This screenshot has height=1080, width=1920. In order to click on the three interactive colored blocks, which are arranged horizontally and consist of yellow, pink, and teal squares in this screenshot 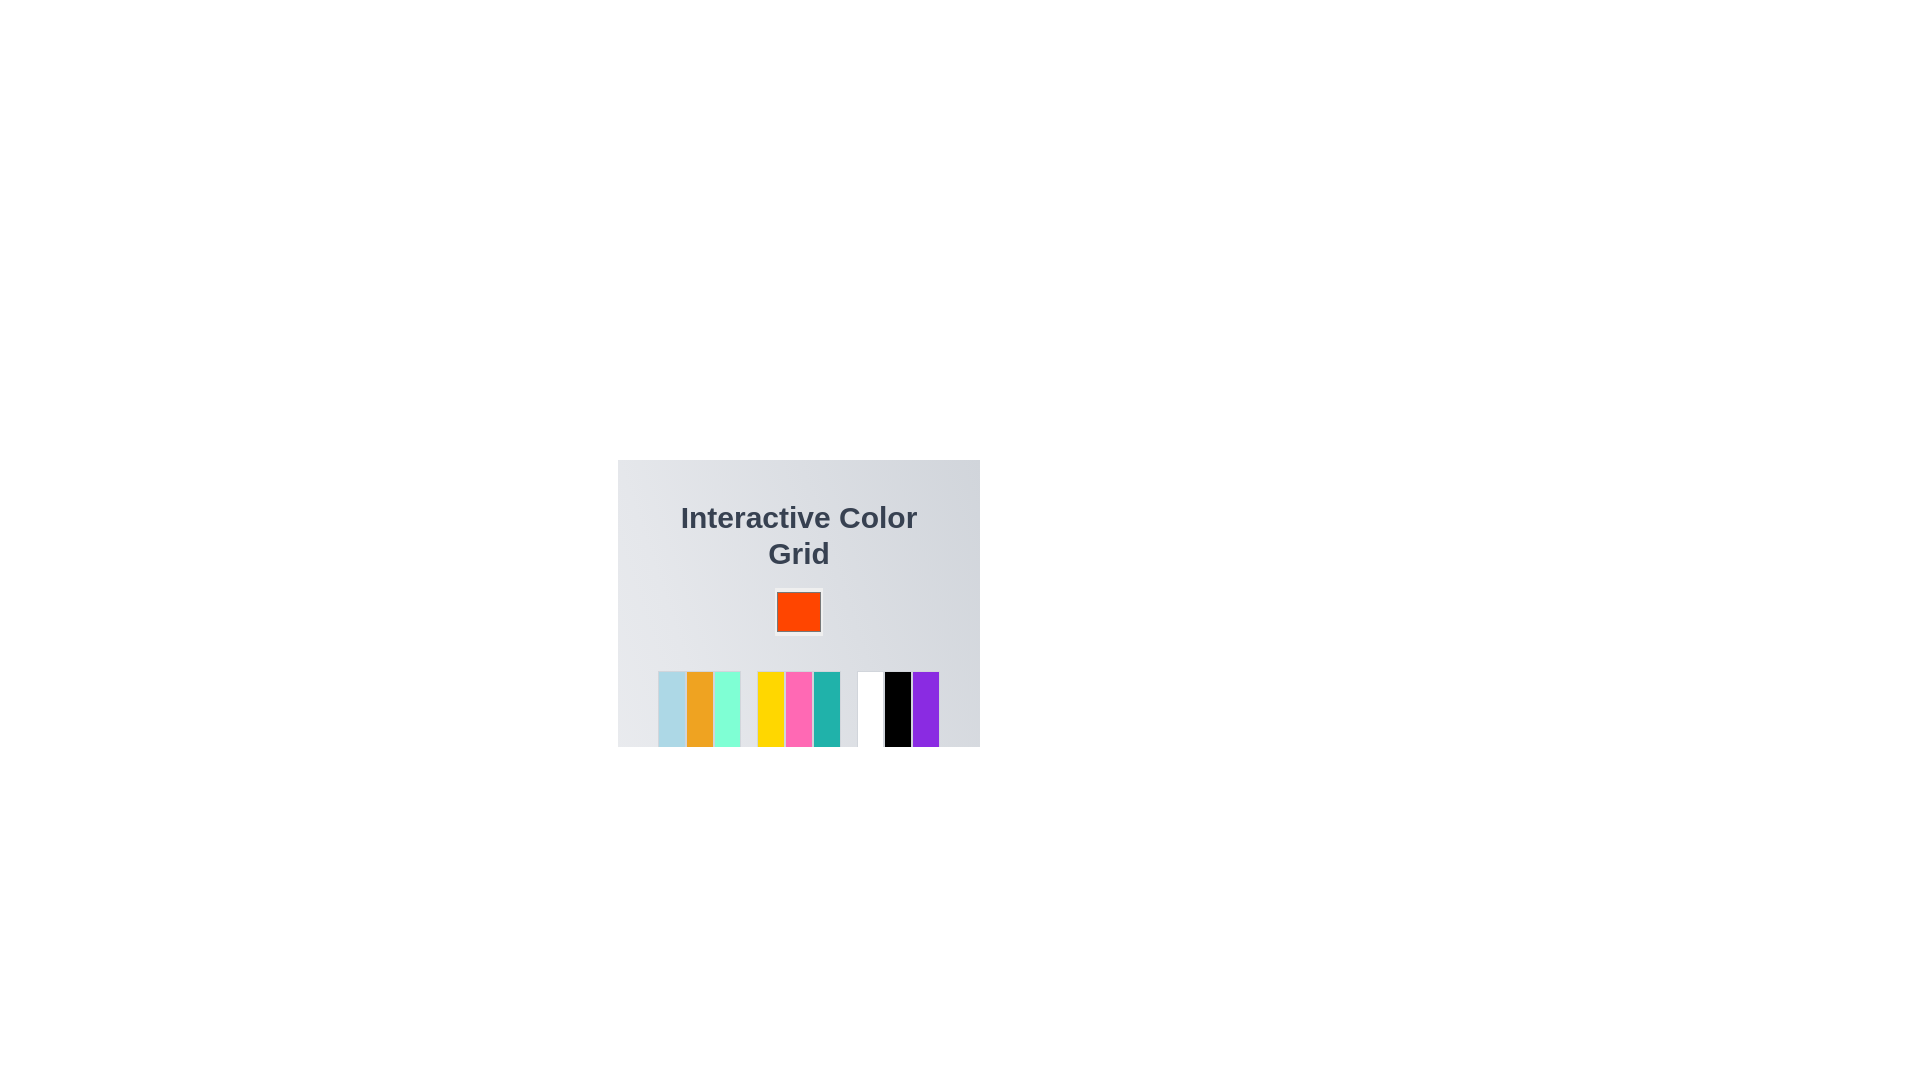, I will do `click(797, 709)`.